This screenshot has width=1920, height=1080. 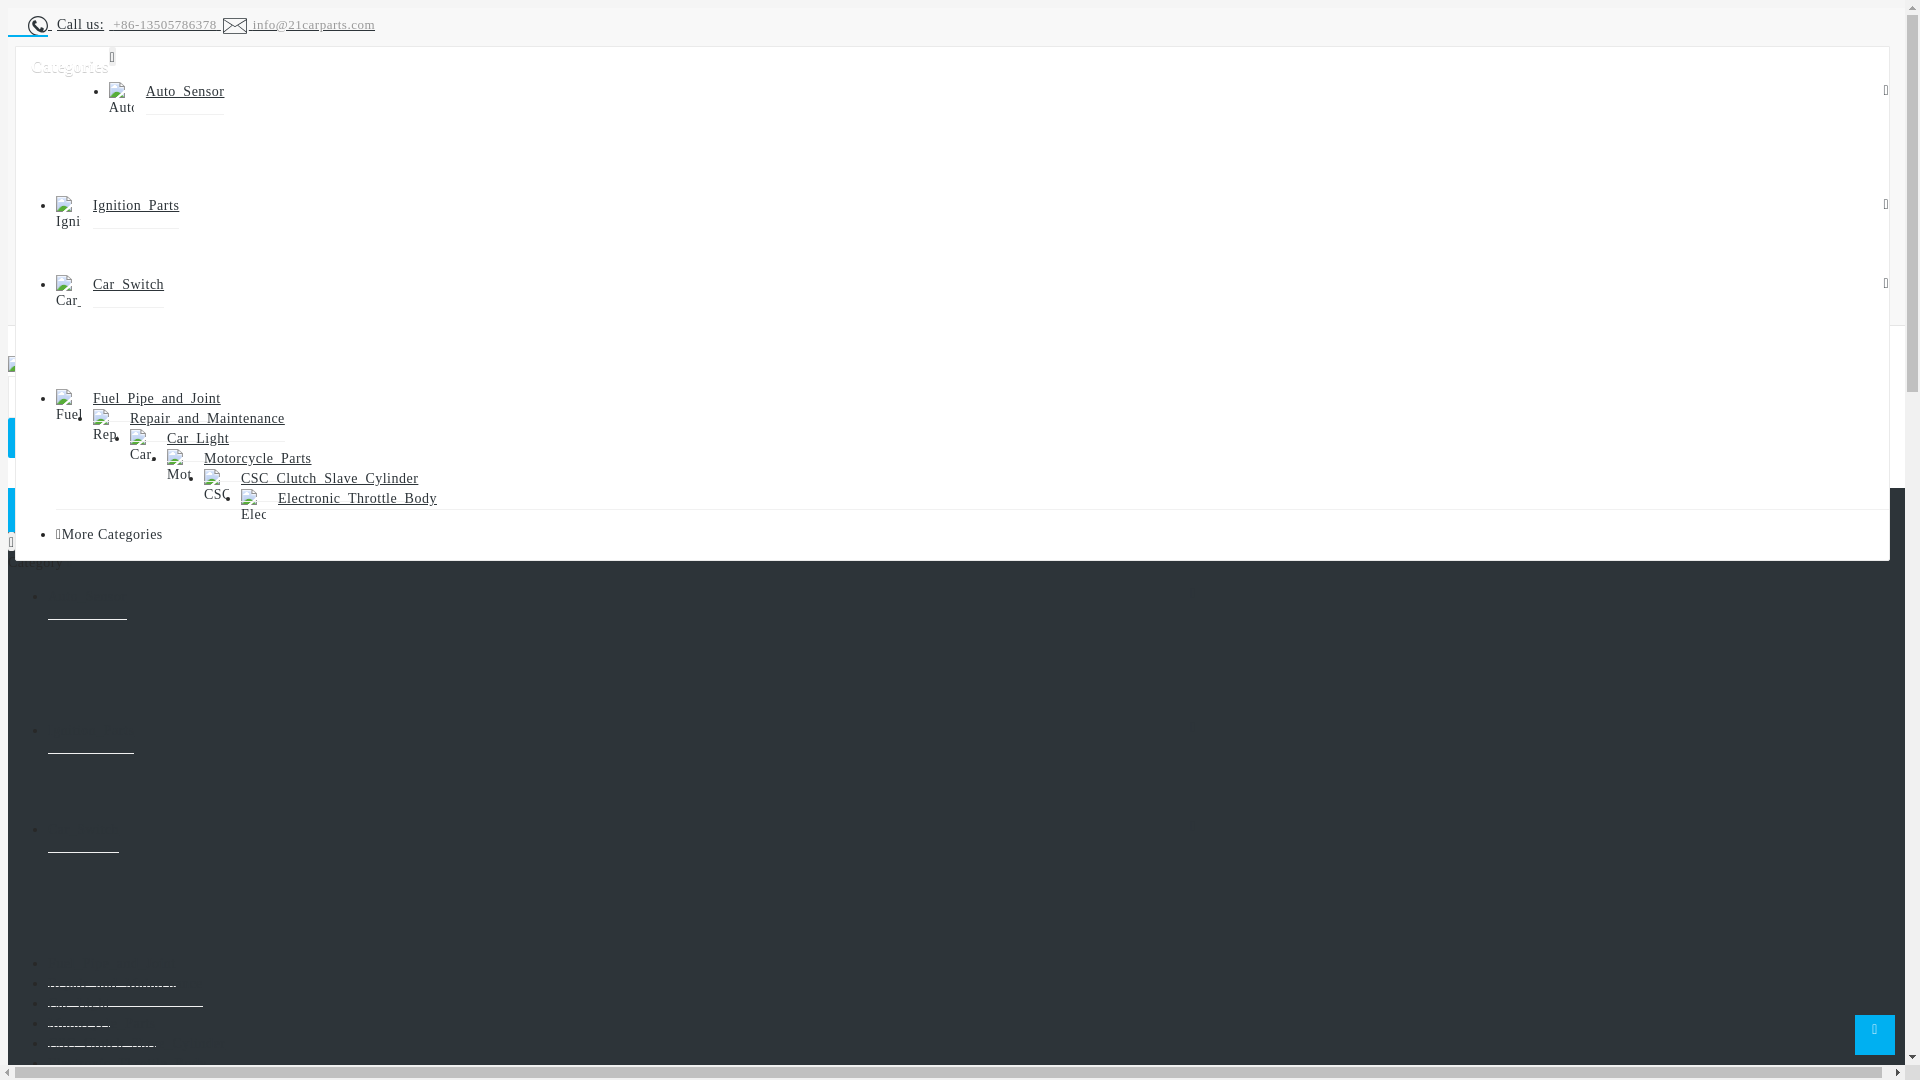 What do you see at coordinates (357, 497) in the screenshot?
I see `'Electronic_Throttle_Body'` at bounding box center [357, 497].